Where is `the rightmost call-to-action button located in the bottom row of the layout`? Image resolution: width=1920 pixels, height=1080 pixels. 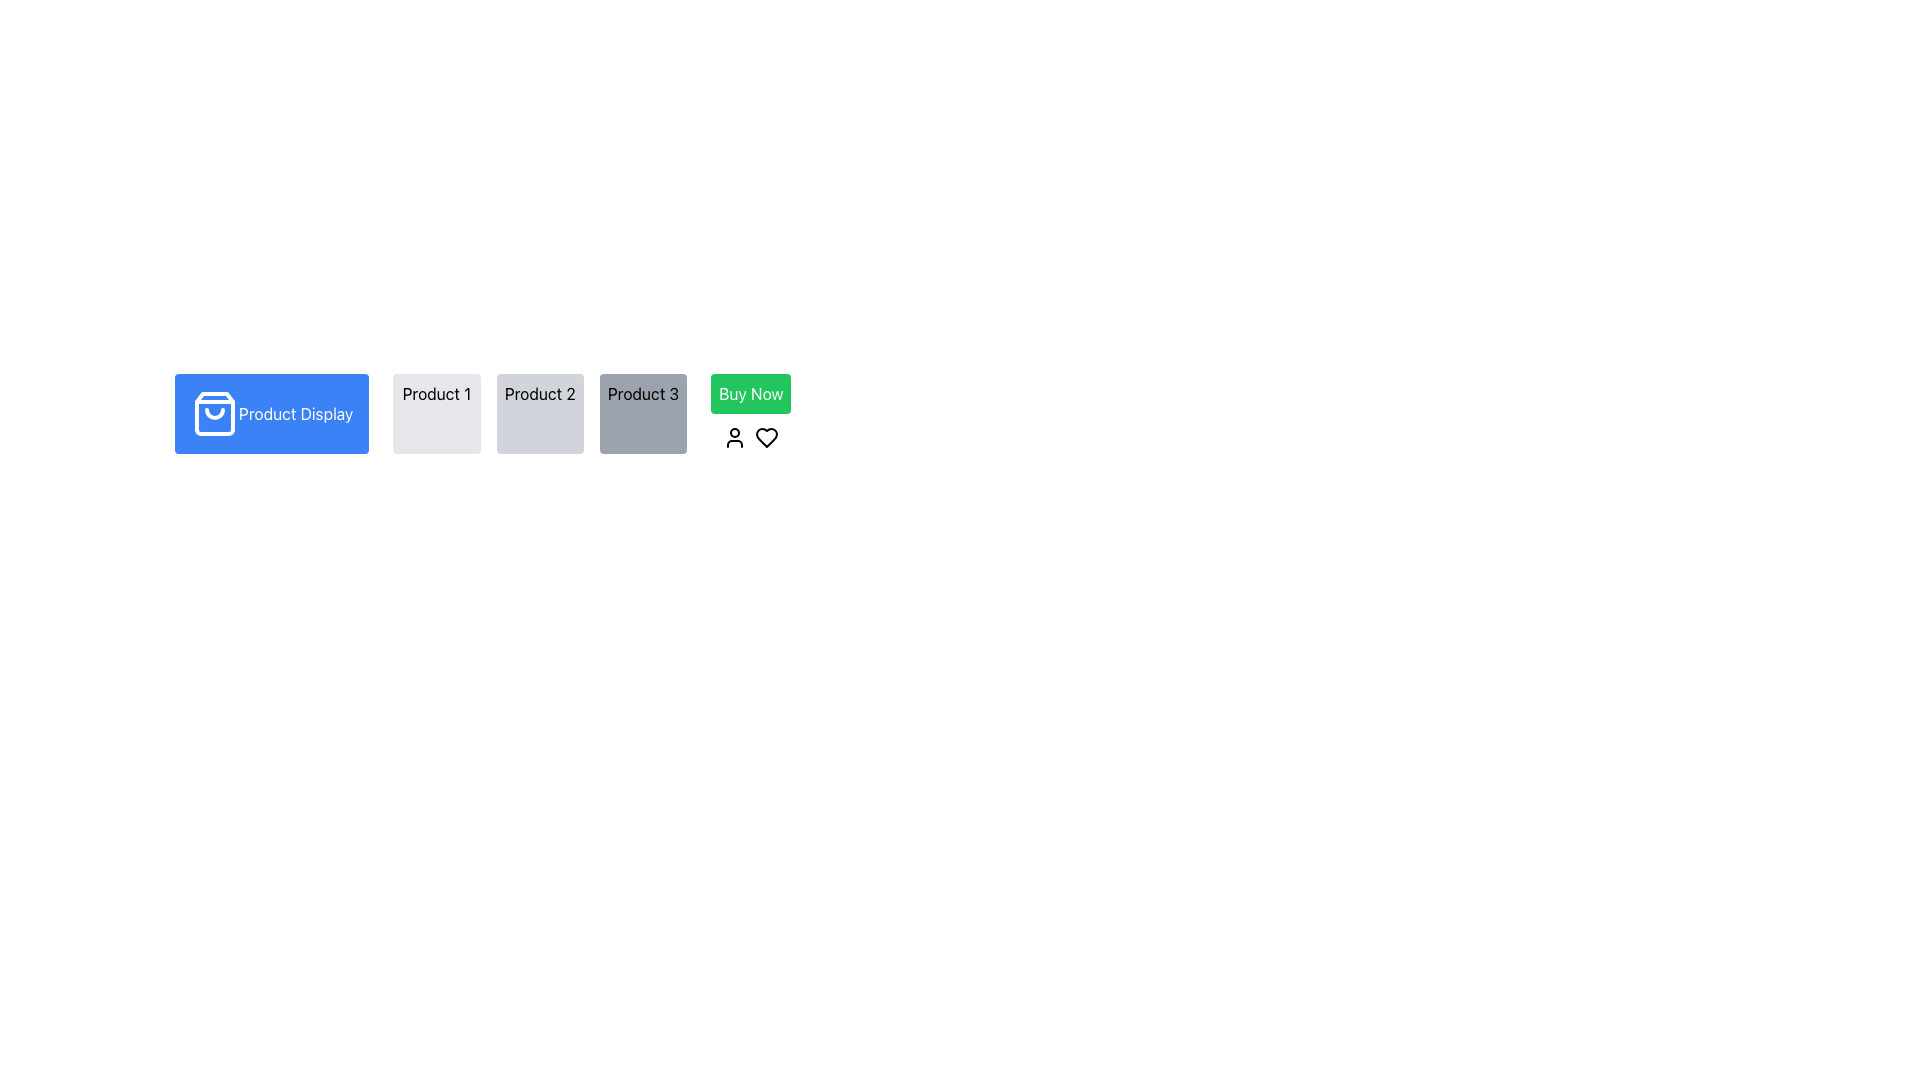 the rightmost call-to-action button located in the bottom row of the layout is located at coordinates (750, 412).